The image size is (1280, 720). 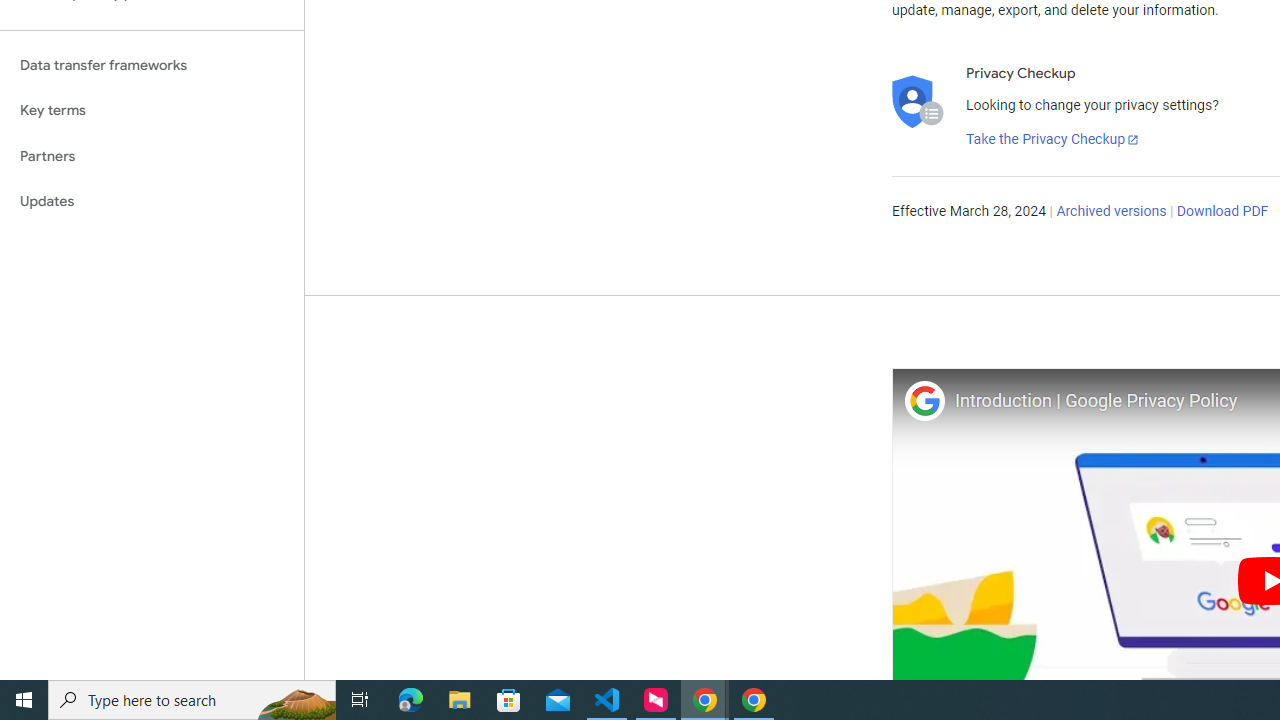 I want to click on 'Updates', so click(x=151, y=201).